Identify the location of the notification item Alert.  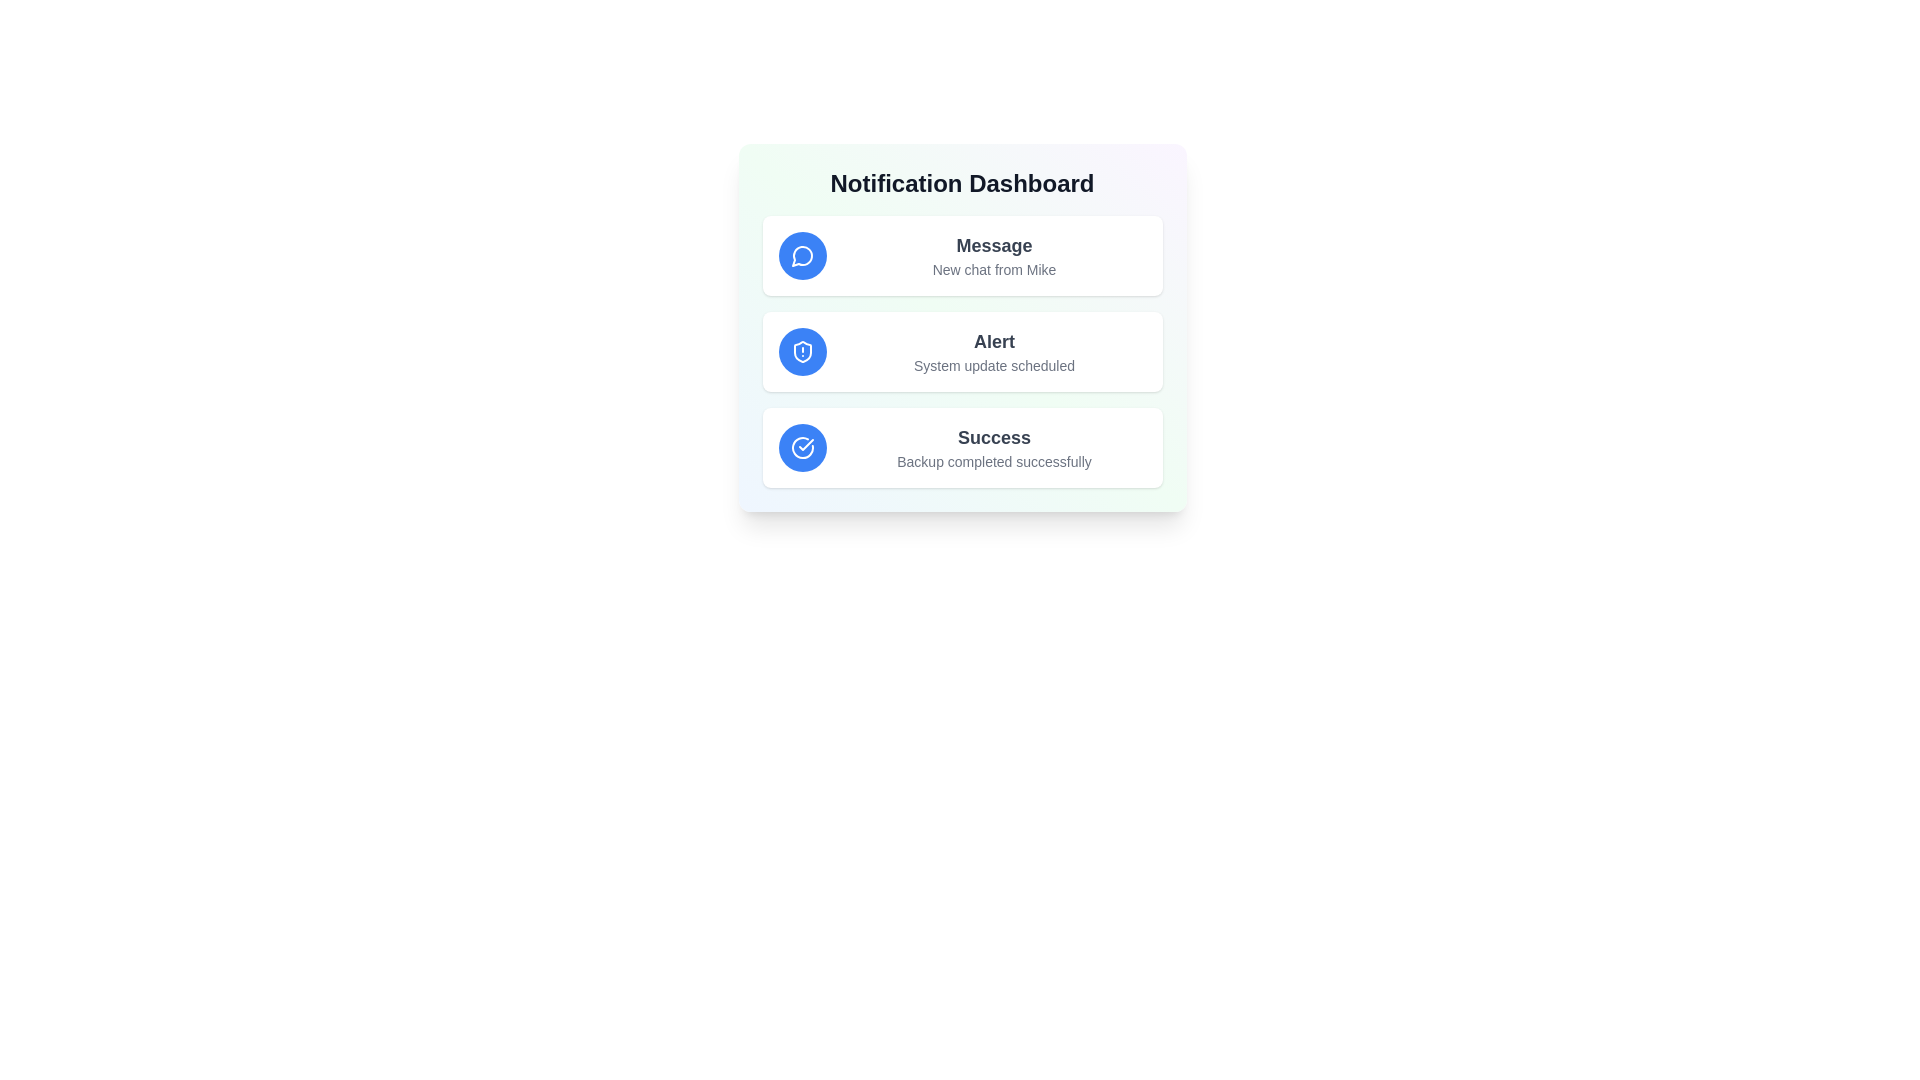
(962, 350).